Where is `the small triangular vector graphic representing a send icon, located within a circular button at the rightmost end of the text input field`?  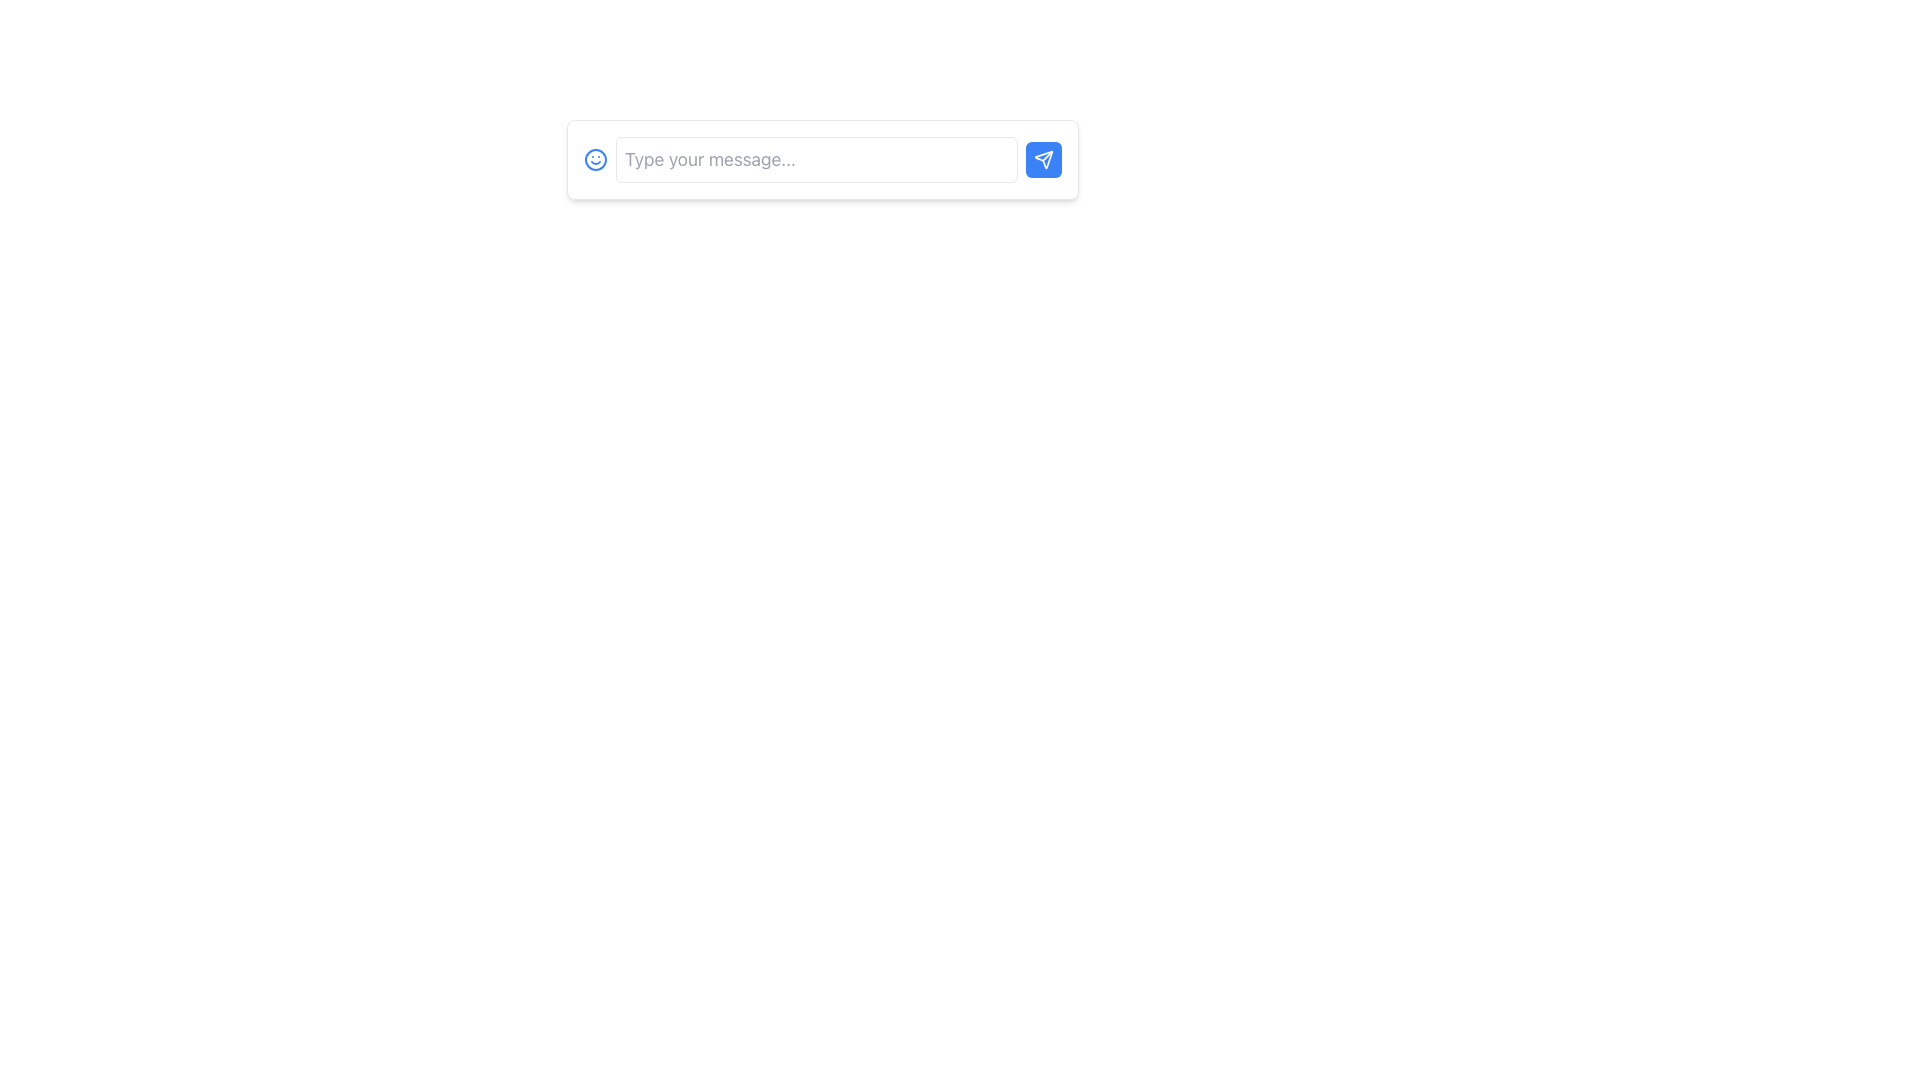 the small triangular vector graphic representing a send icon, located within a circular button at the rightmost end of the text input field is located at coordinates (1042, 158).